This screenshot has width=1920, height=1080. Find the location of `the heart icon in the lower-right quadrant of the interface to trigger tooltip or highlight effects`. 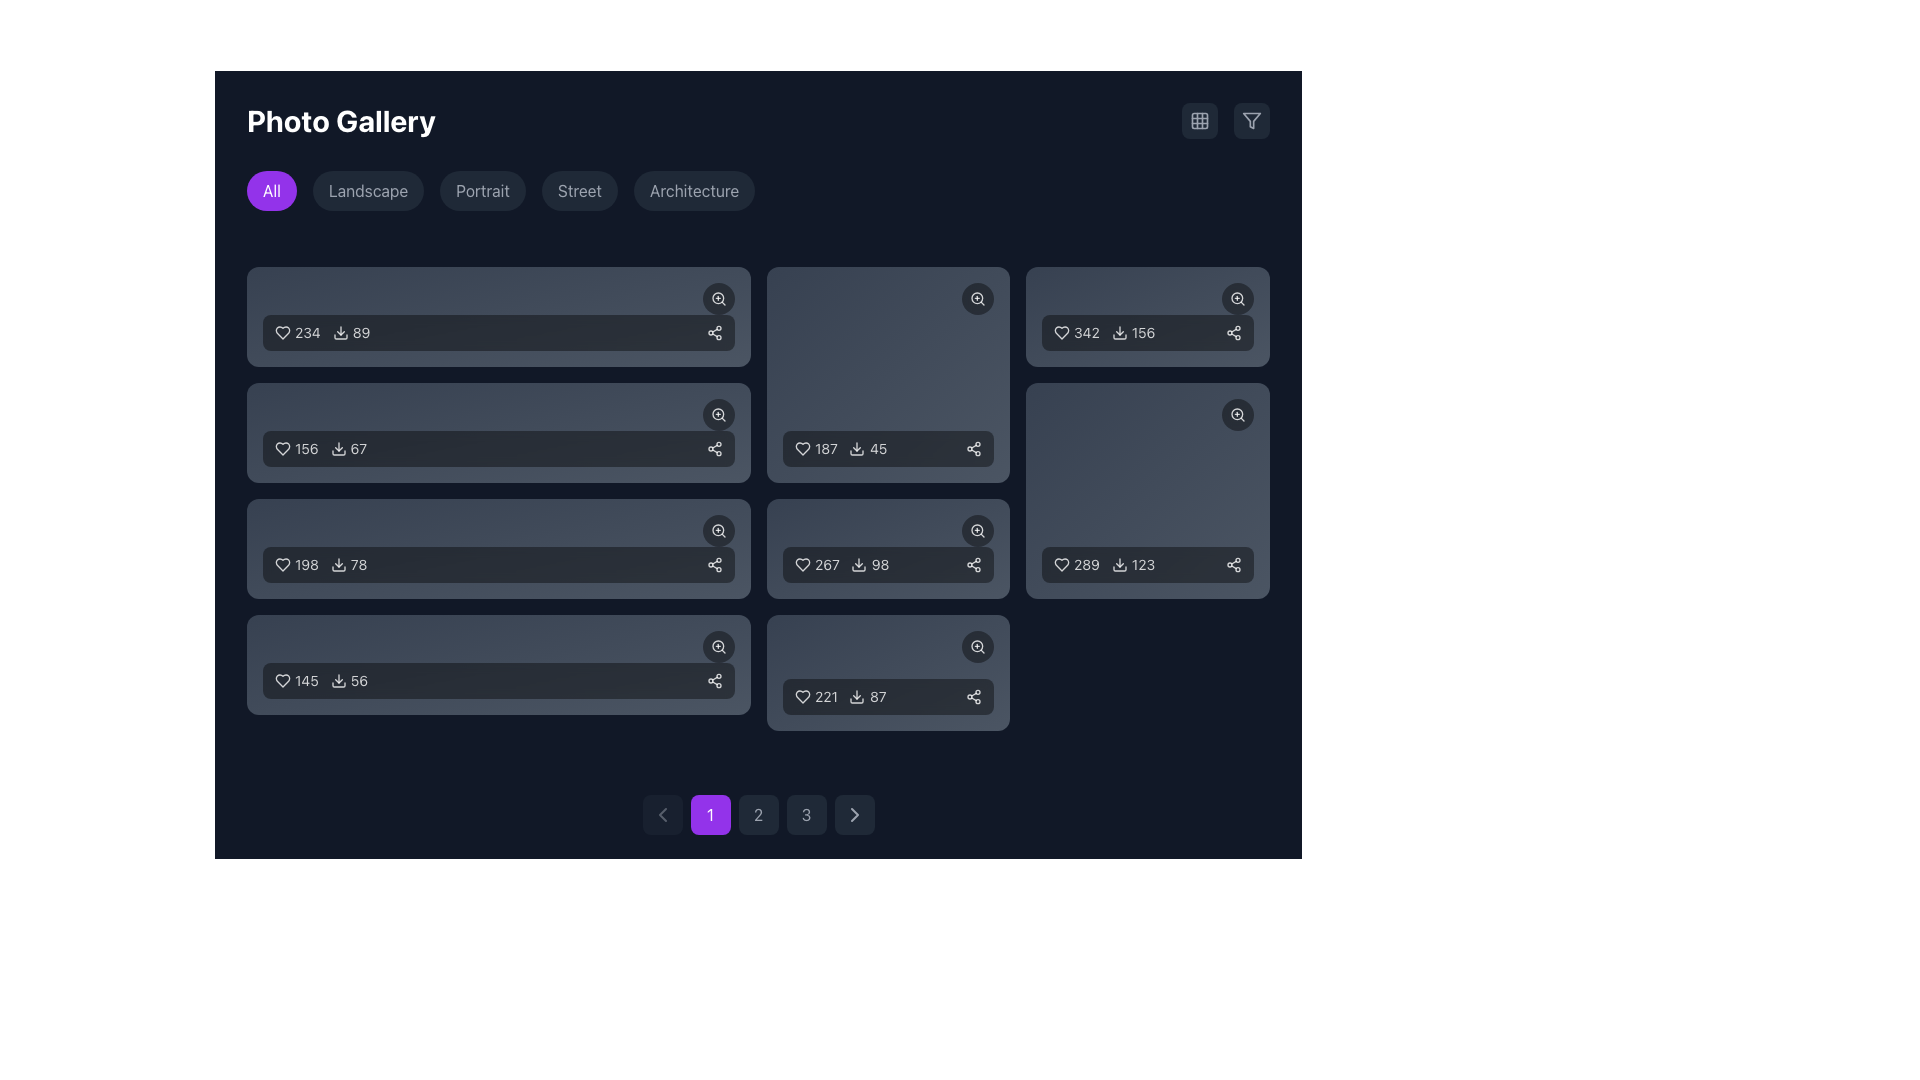

the heart icon in the lower-right quadrant of the interface to trigger tooltip or highlight effects is located at coordinates (802, 564).